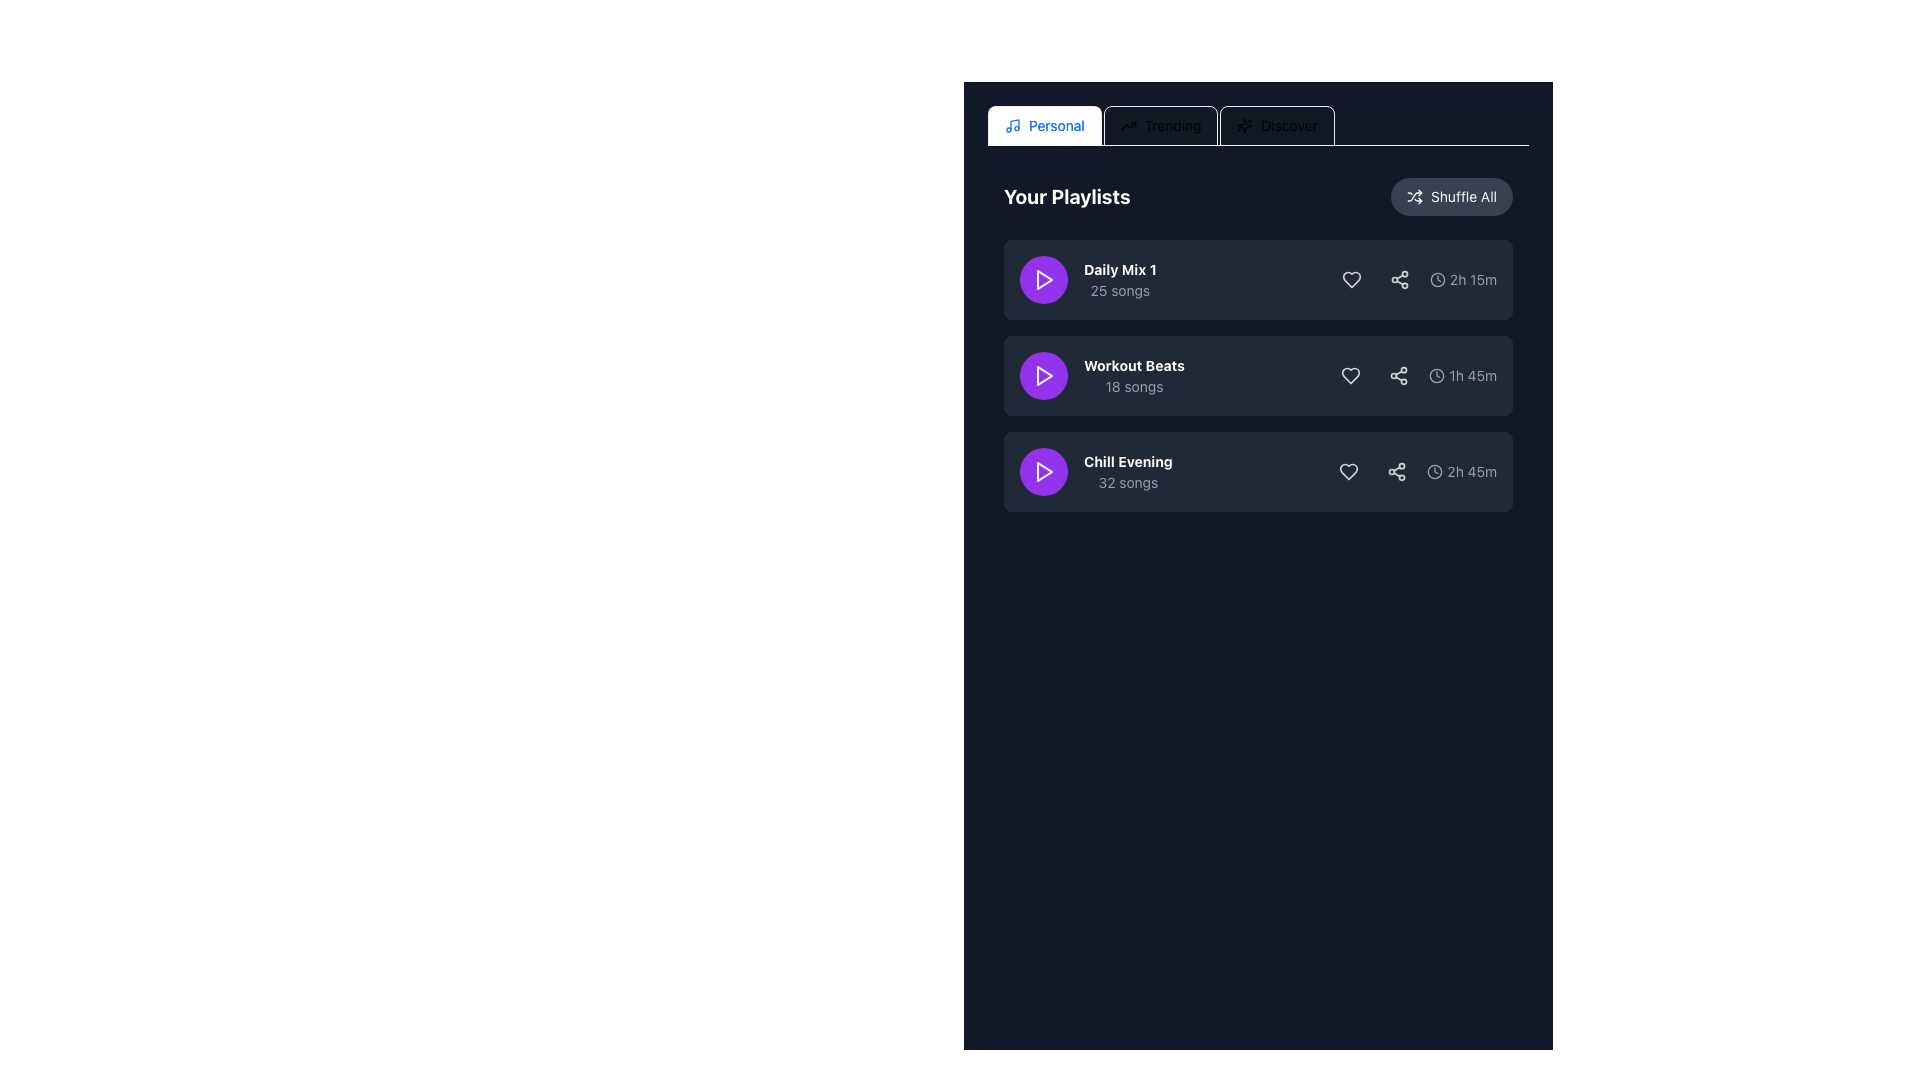  I want to click on the text display element showing '2h 45m', so click(1413, 471).